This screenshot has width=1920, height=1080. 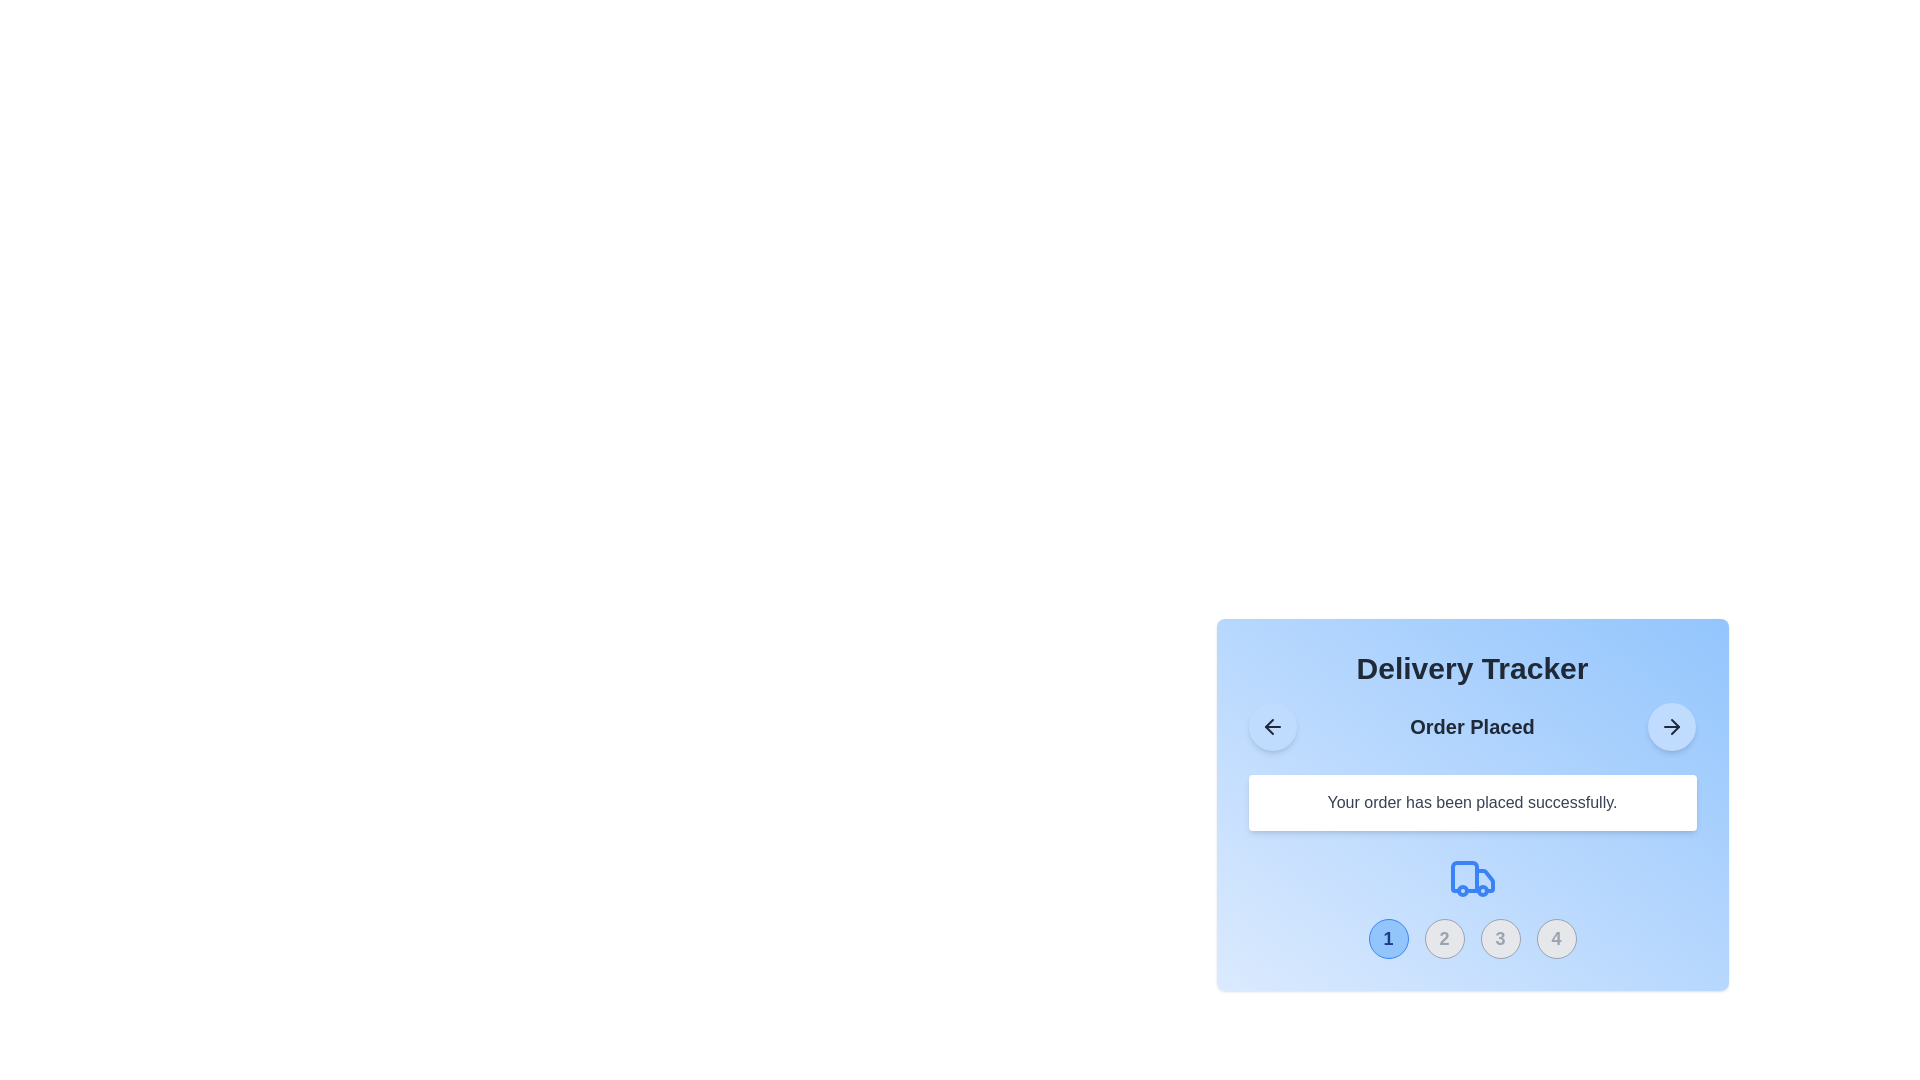 What do you see at coordinates (1472, 726) in the screenshot?
I see `'Order Placed' text label, which is styled in bold grayish-blue color and positioned centrally in the status panel, slightly below the main header` at bounding box center [1472, 726].